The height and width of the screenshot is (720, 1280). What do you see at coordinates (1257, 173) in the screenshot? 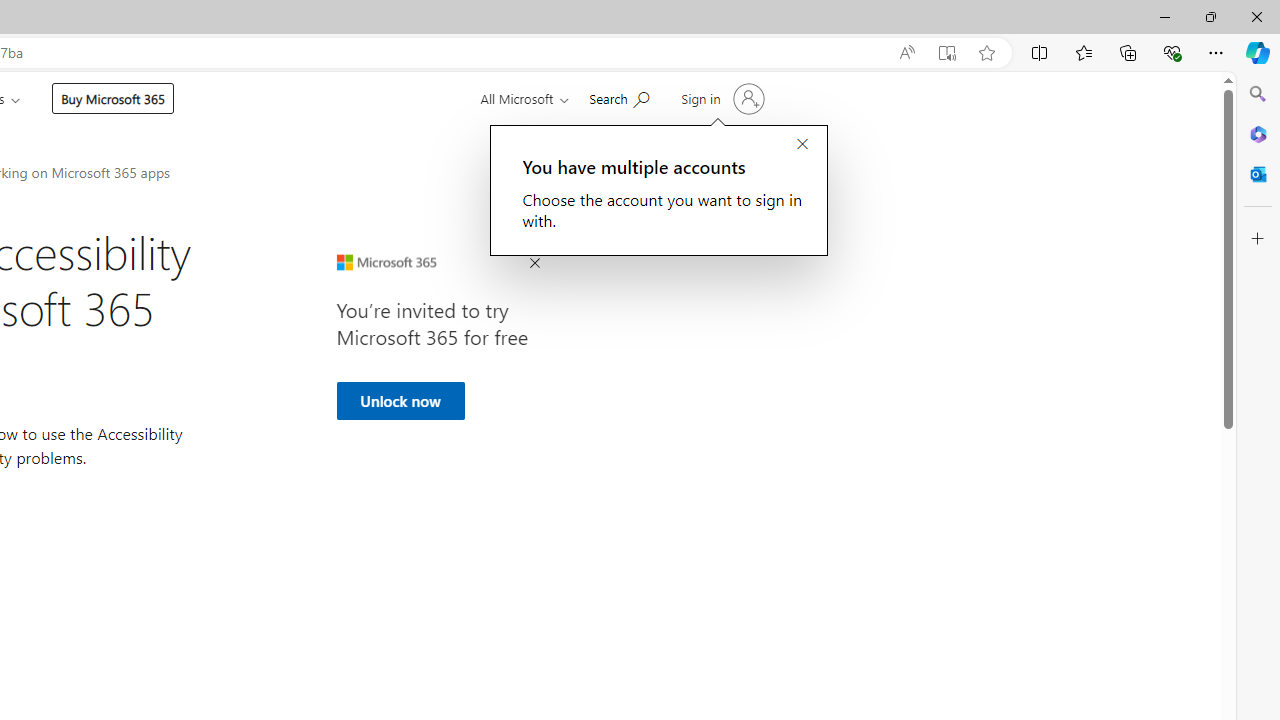
I see `'Outlook'` at bounding box center [1257, 173].